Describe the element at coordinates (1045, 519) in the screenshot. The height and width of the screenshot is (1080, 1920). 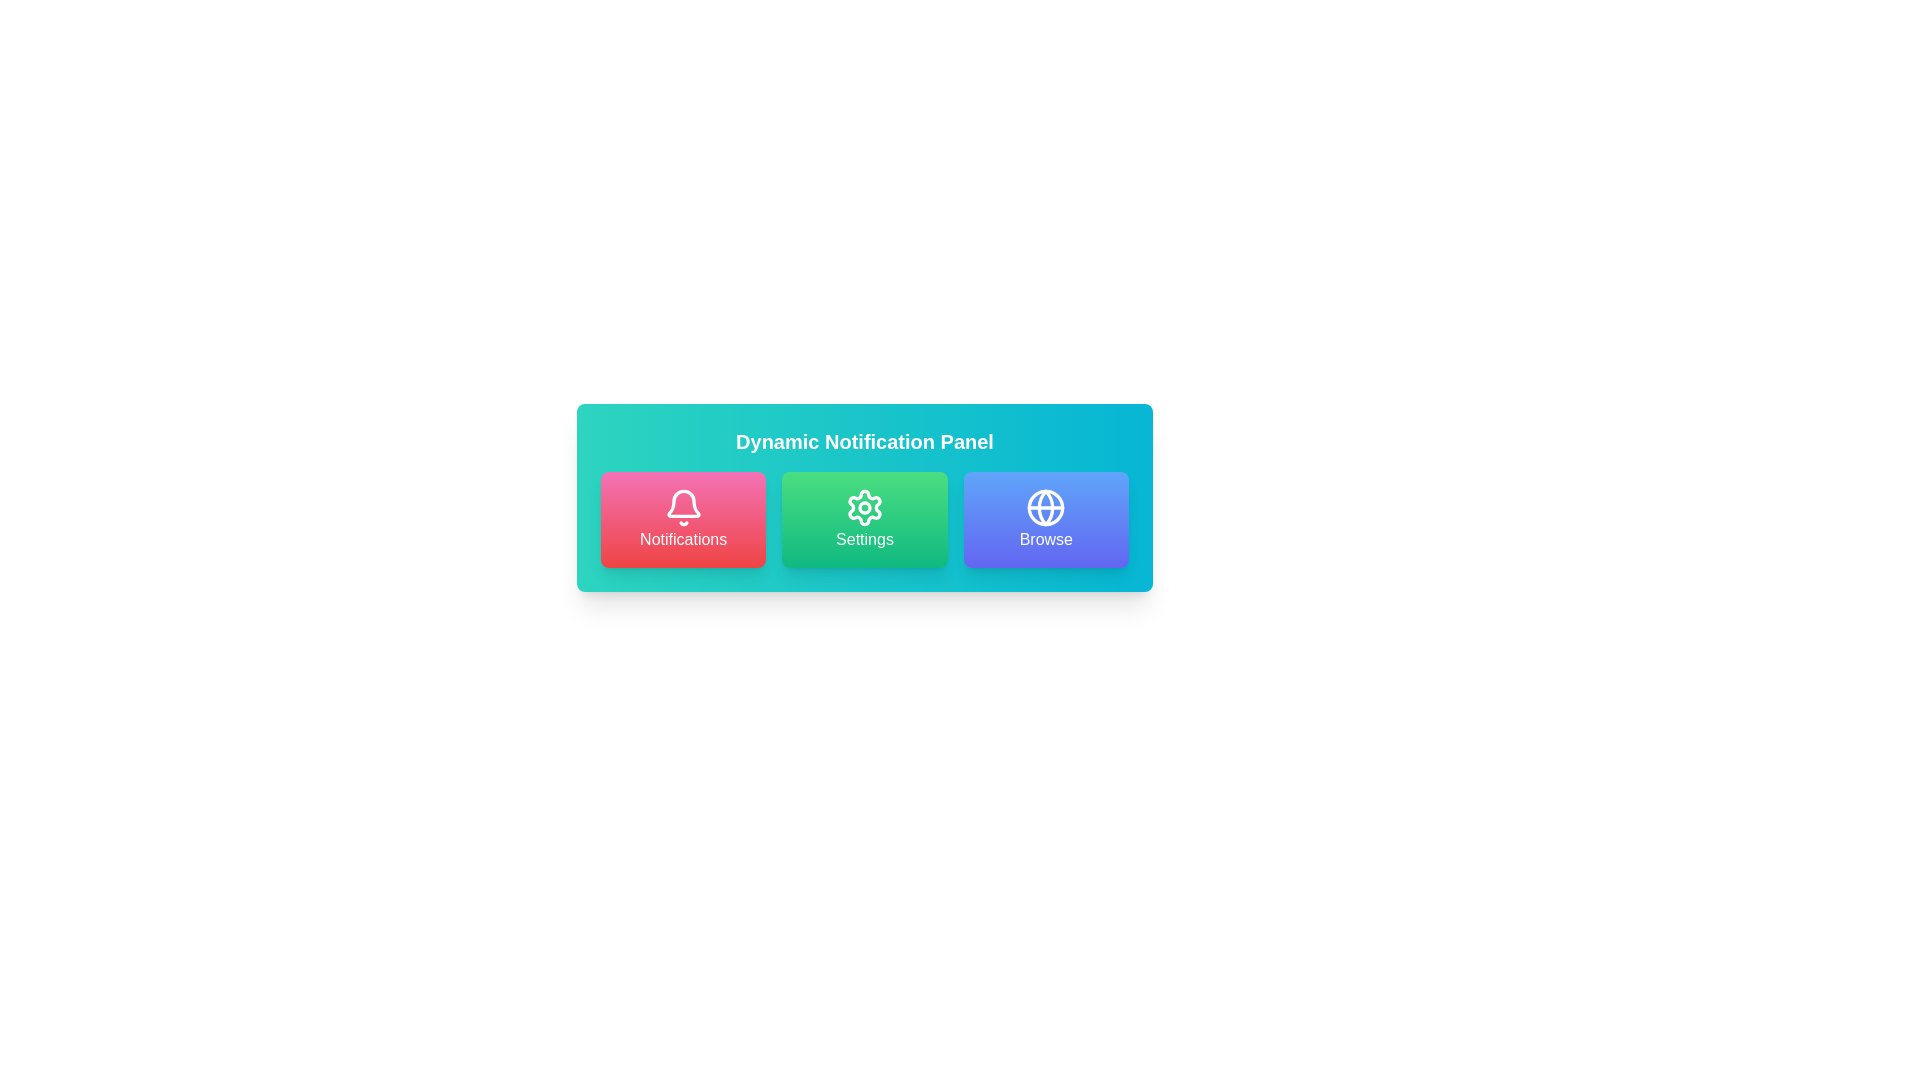
I see `the button located in the third column of a row of three buttons, which is to the right of the 'Settings' button, to observe hover effects` at that location.